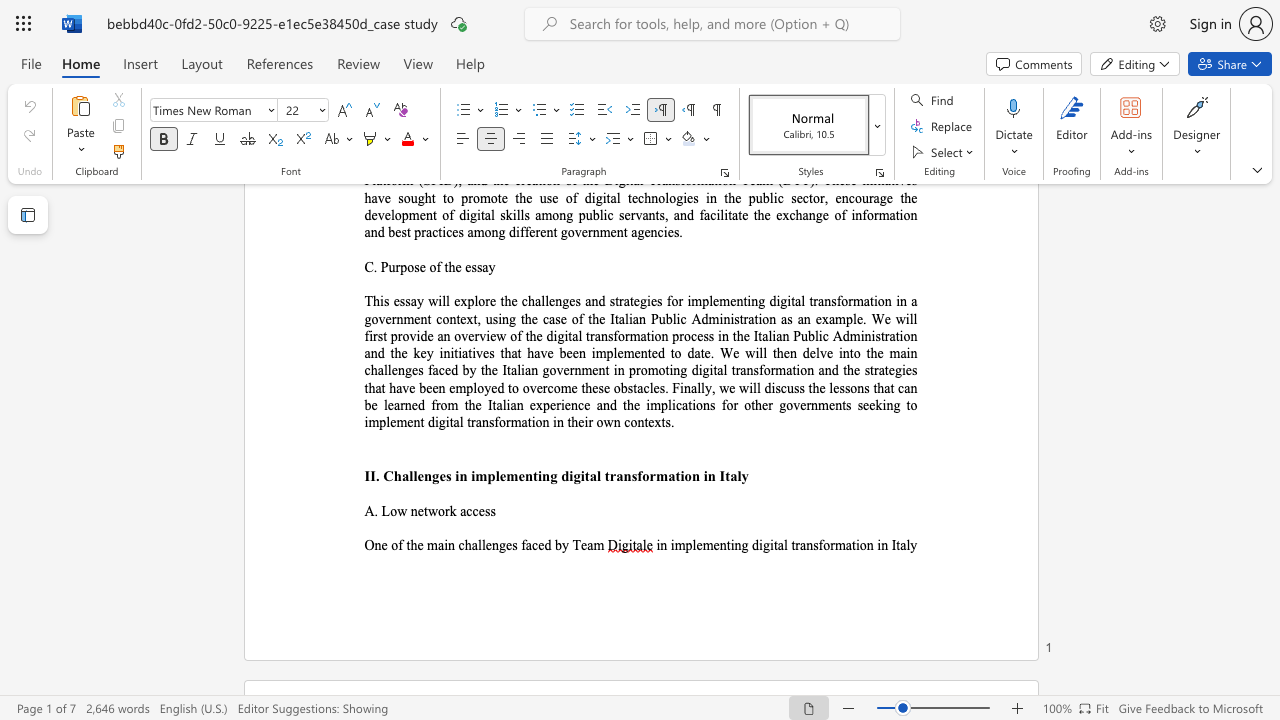 This screenshot has height=720, width=1280. I want to click on the subset text "ges faced by T" within the text "One of the main challenges faced by Team", so click(498, 545).